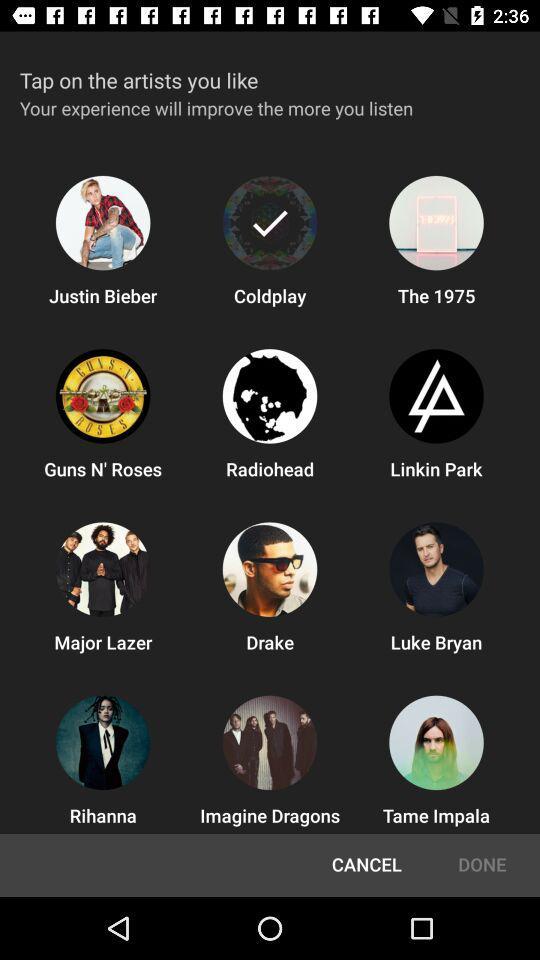 The height and width of the screenshot is (960, 540). What do you see at coordinates (365, 864) in the screenshot?
I see `the icon next to done` at bounding box center [365, 864].